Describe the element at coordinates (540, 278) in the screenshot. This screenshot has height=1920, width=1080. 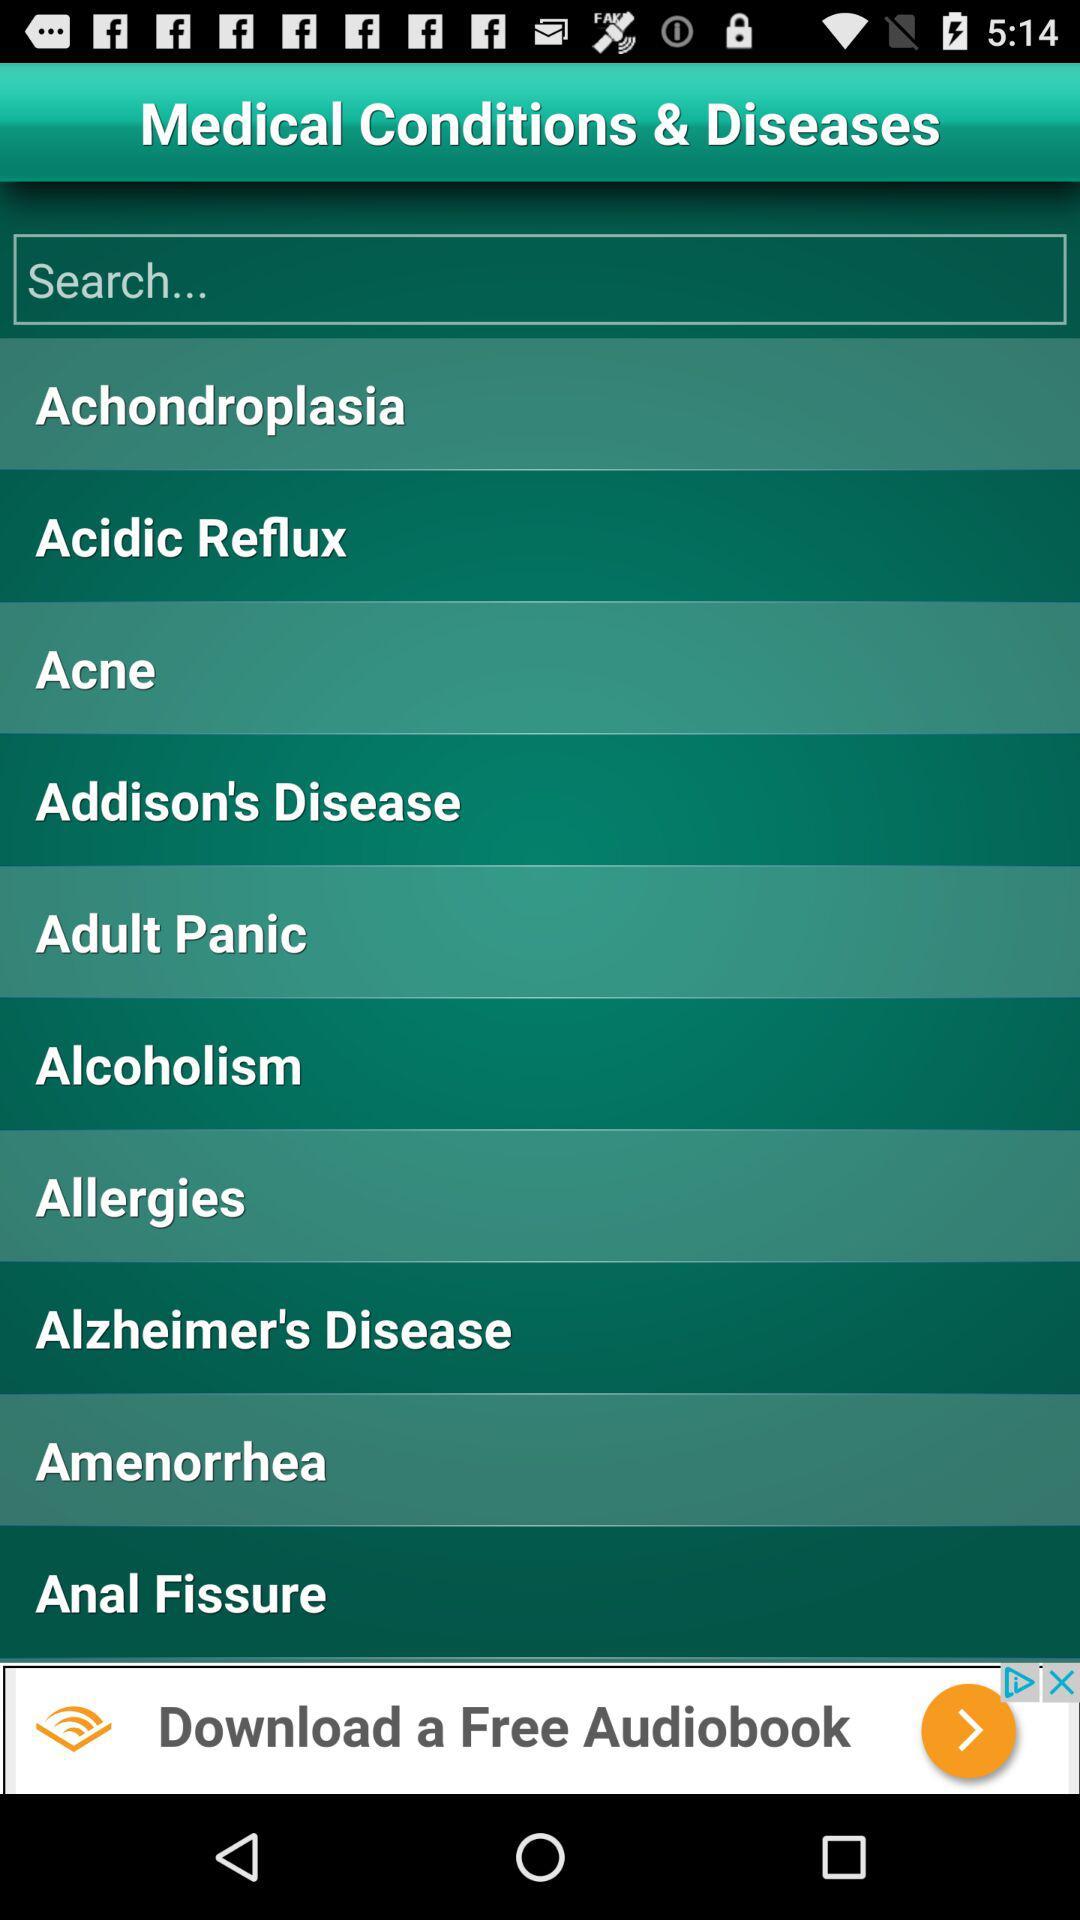
I see `search bar` at that location.